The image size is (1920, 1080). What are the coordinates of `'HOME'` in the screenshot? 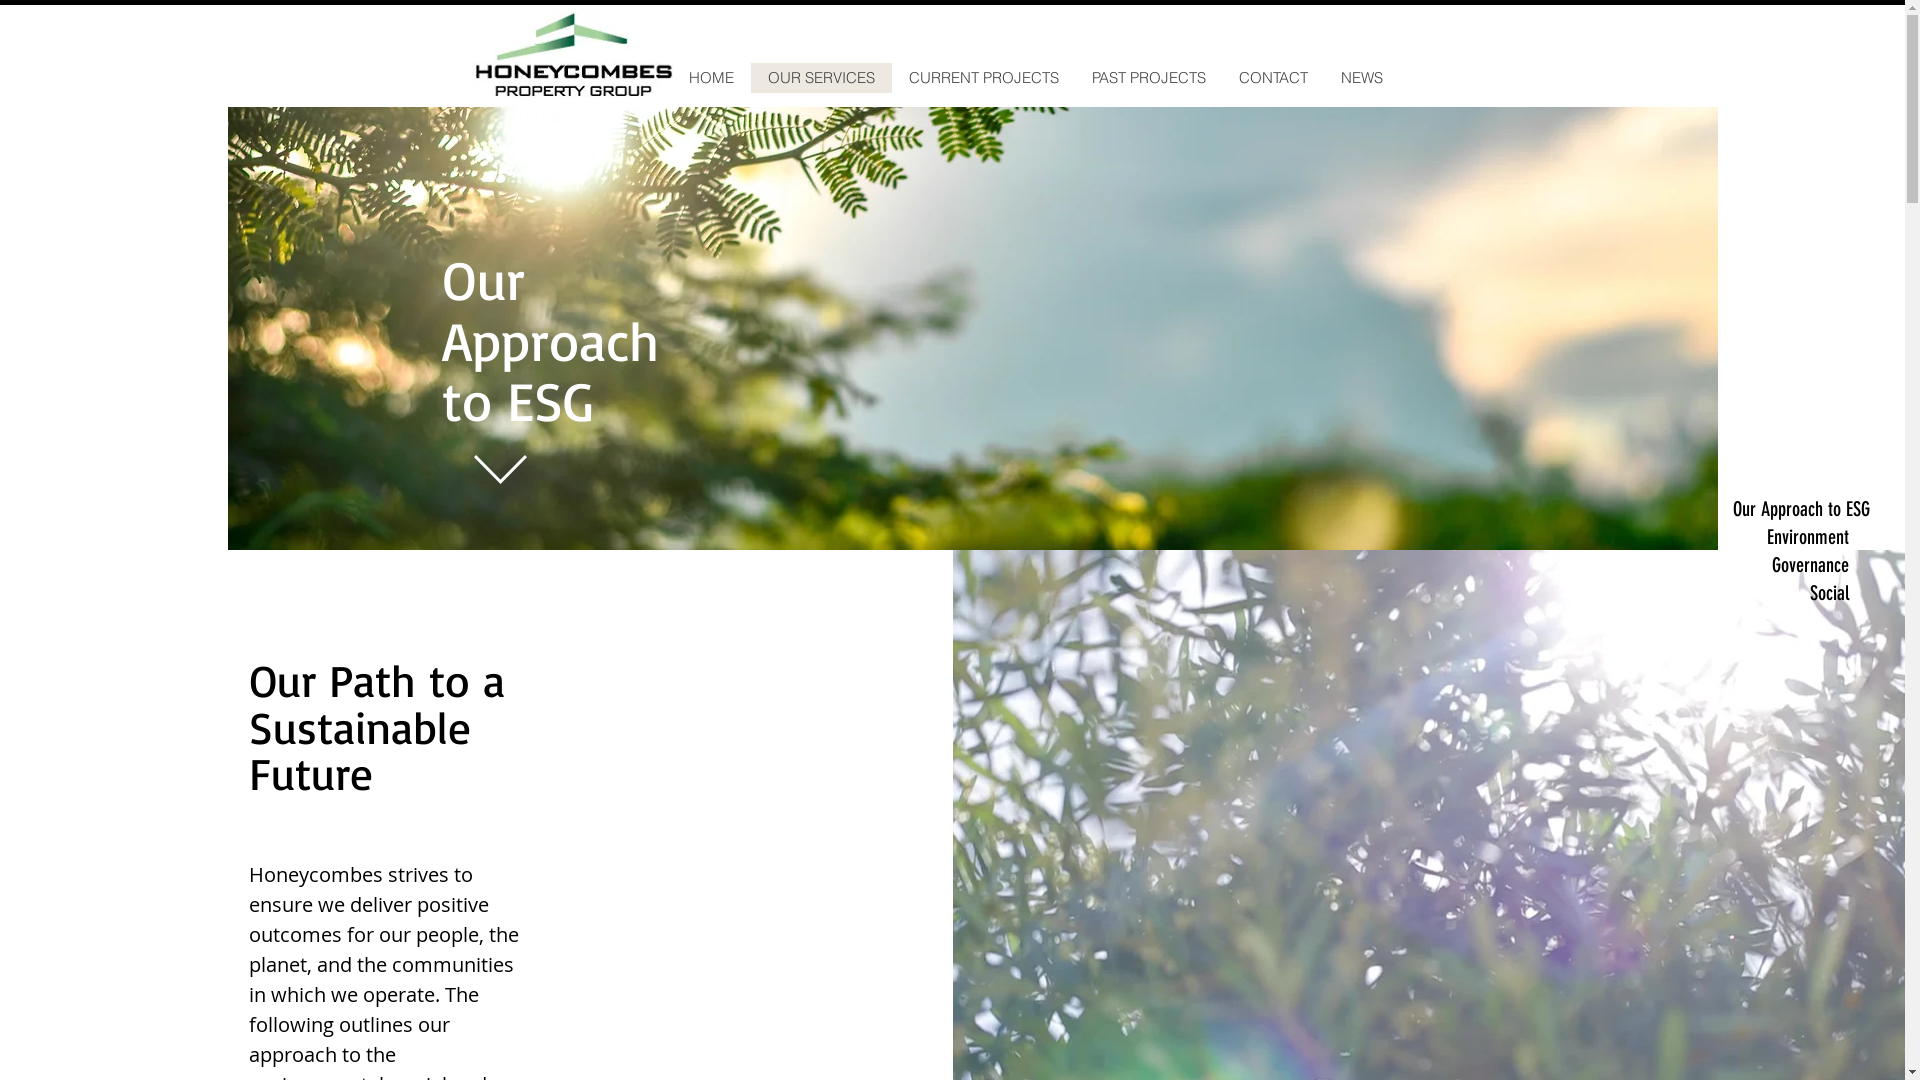 It's located at (710, 76).